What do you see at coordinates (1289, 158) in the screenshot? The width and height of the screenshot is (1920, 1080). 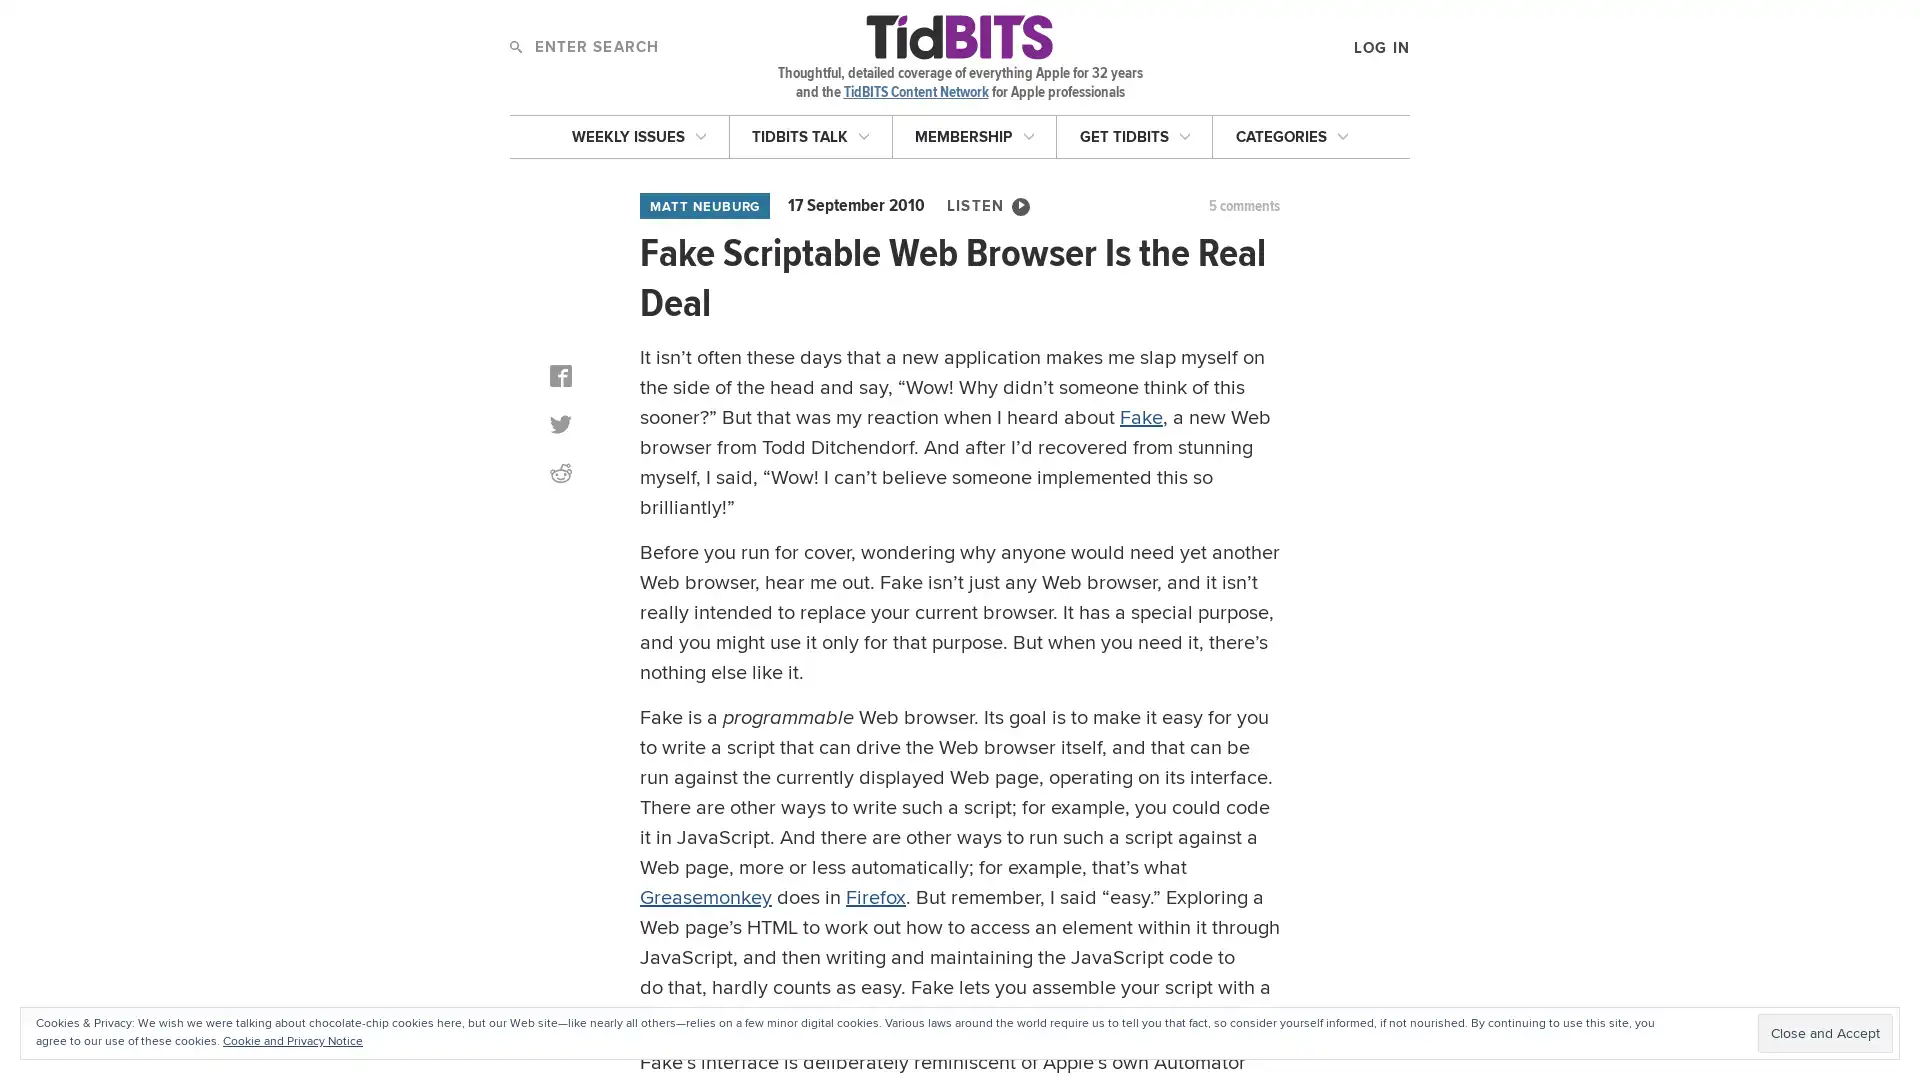 I see `LOG IN` at bounding box center [1289, 158].